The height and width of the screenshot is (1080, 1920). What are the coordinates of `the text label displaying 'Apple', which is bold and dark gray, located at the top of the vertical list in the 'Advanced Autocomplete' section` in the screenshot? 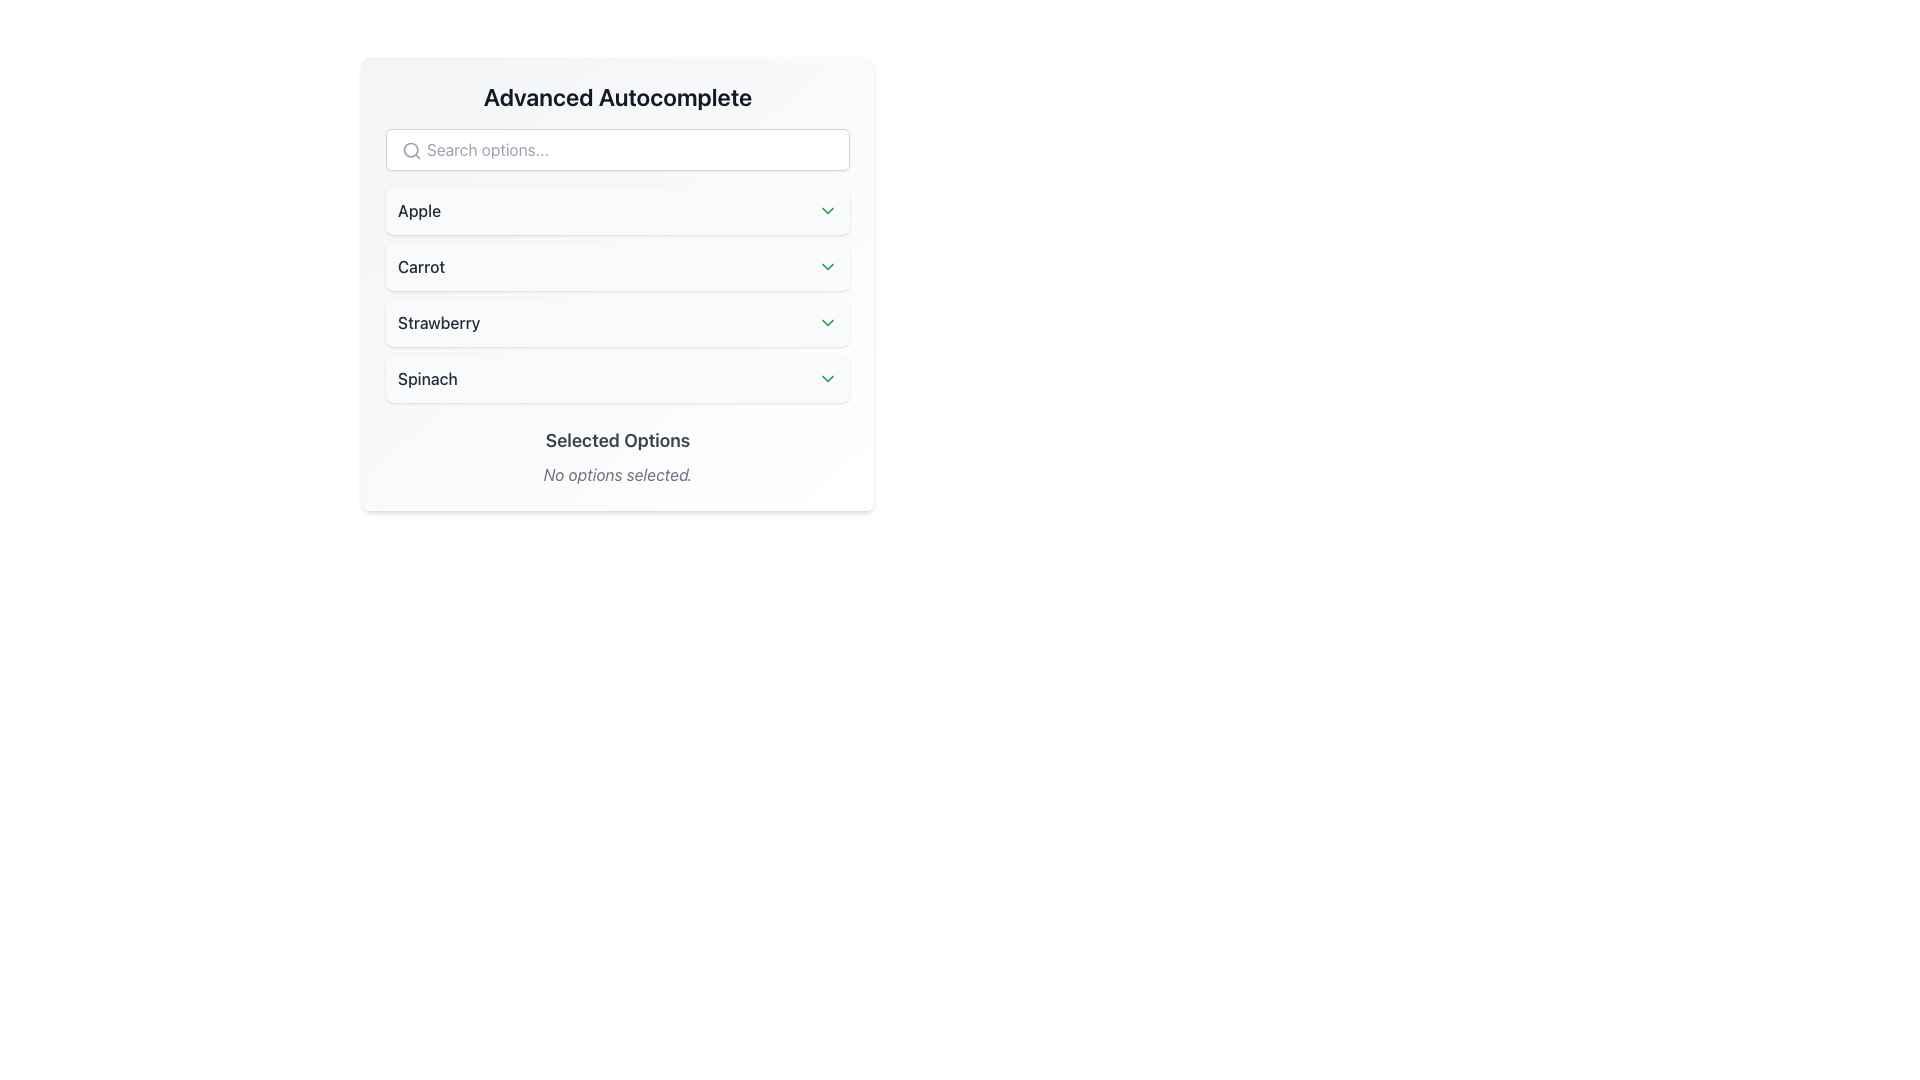 It's located at (418, 211).